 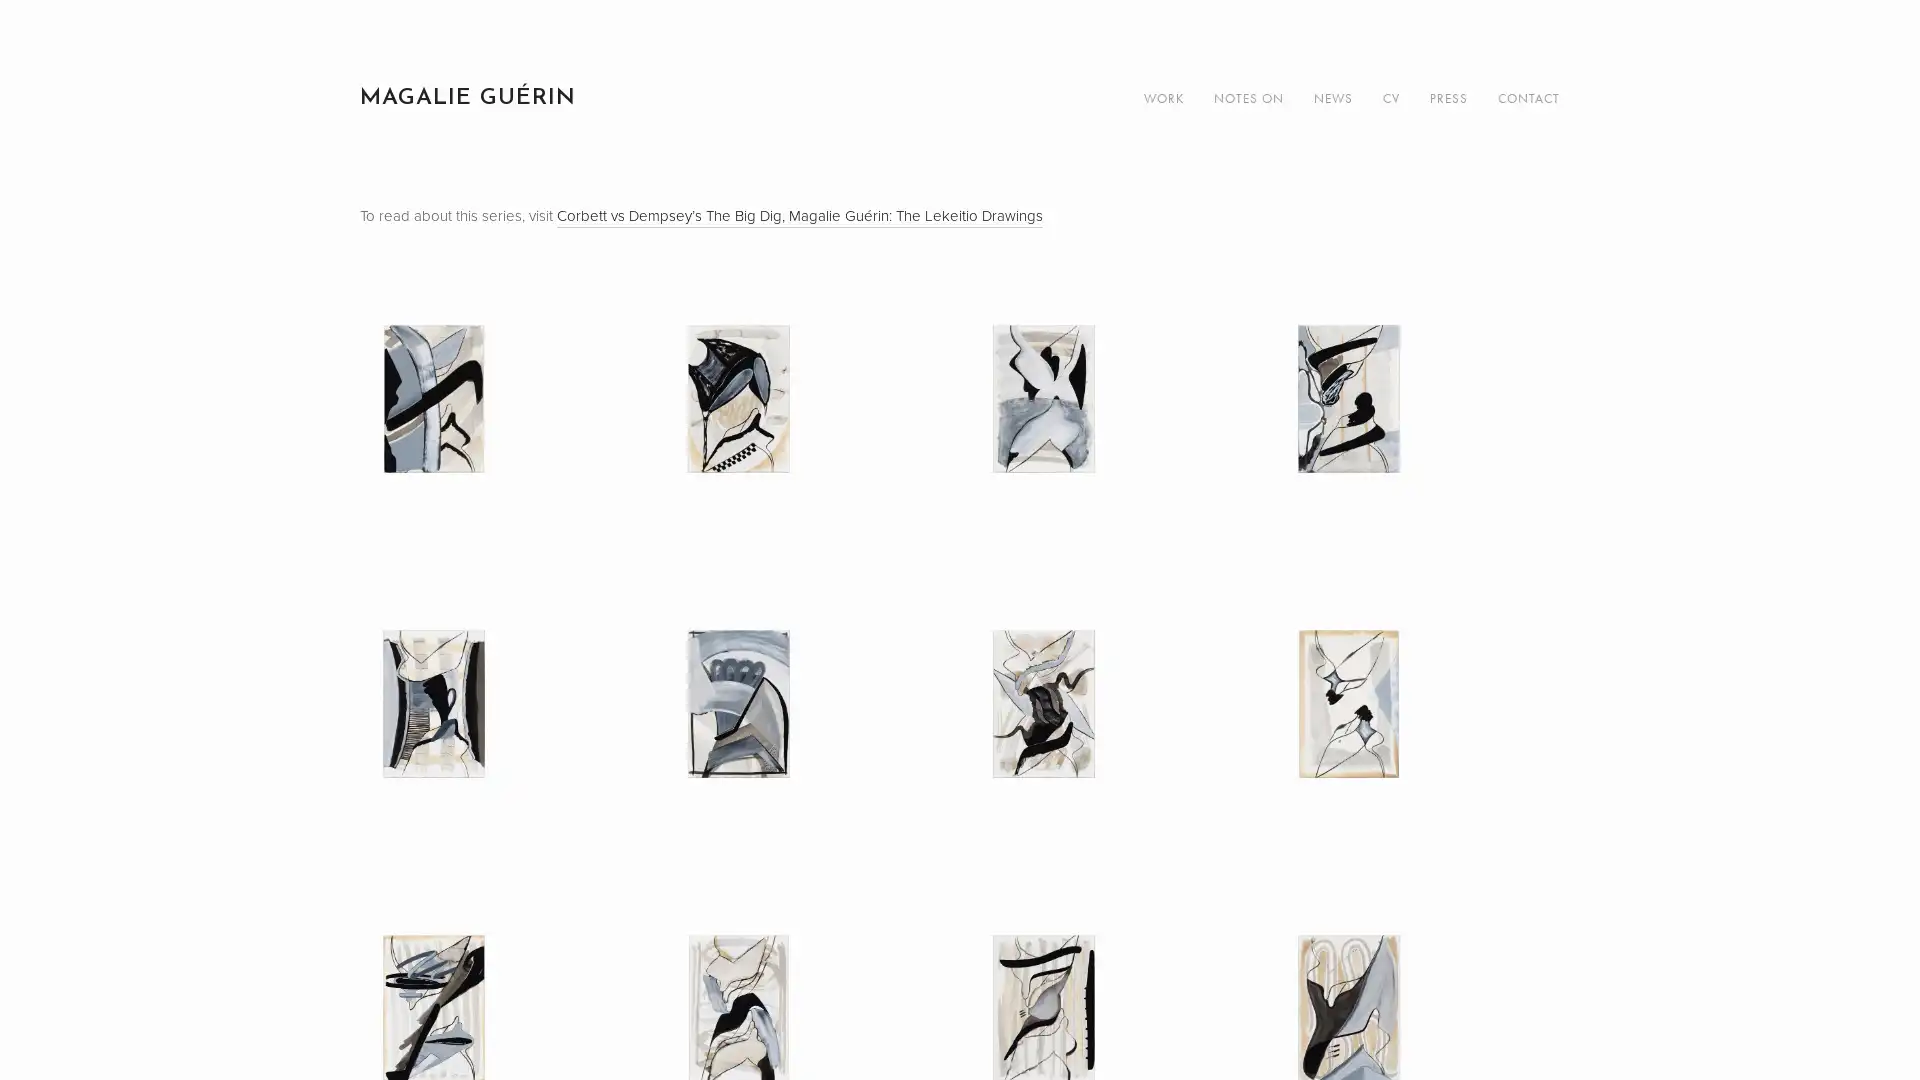 What do you see at coordinates (1416, 771) in the screenshot?
I see `View fullsize Untitled (LK 08), 2019` at bounding box center [1416, 771].